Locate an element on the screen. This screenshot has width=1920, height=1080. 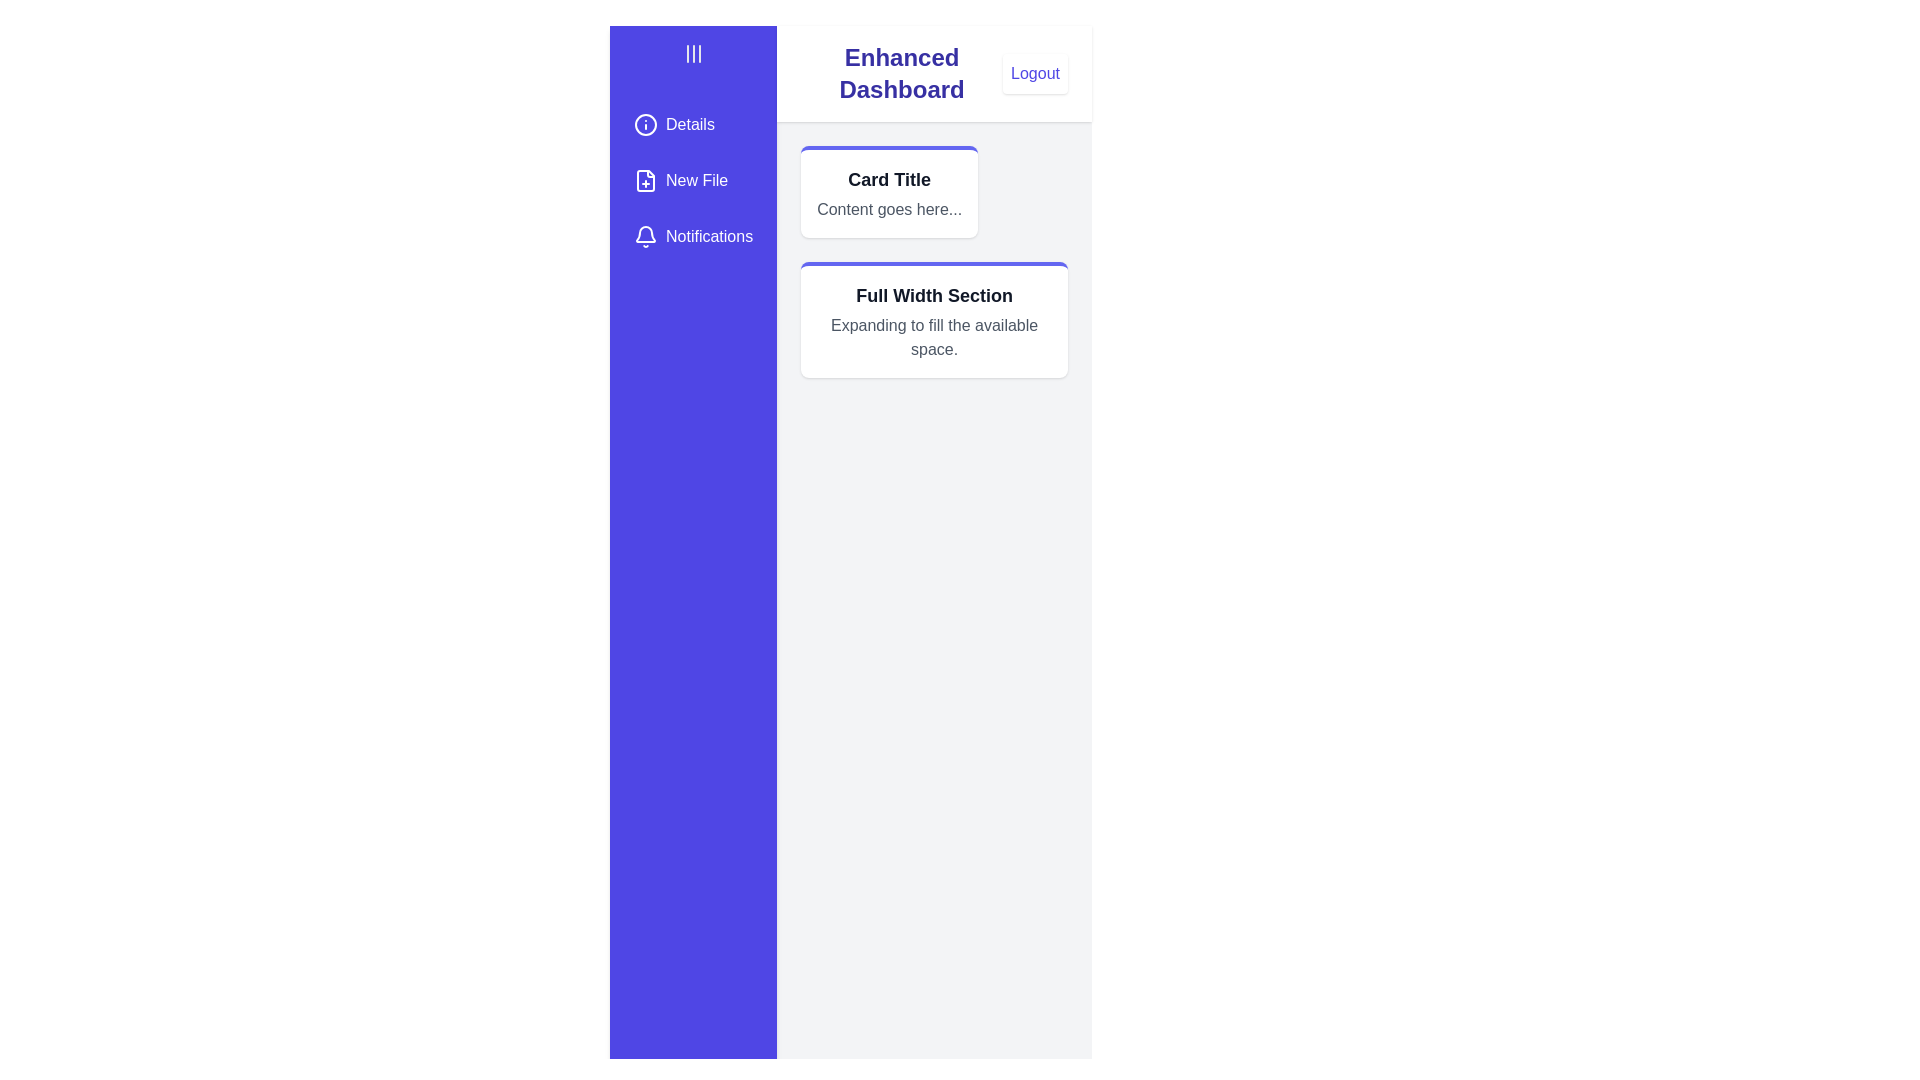
the text element that says 'Expanding to fill the available space.' which is styled in gray and positioned below the 'Full Width Section' label is located at coordinates (933, 337).